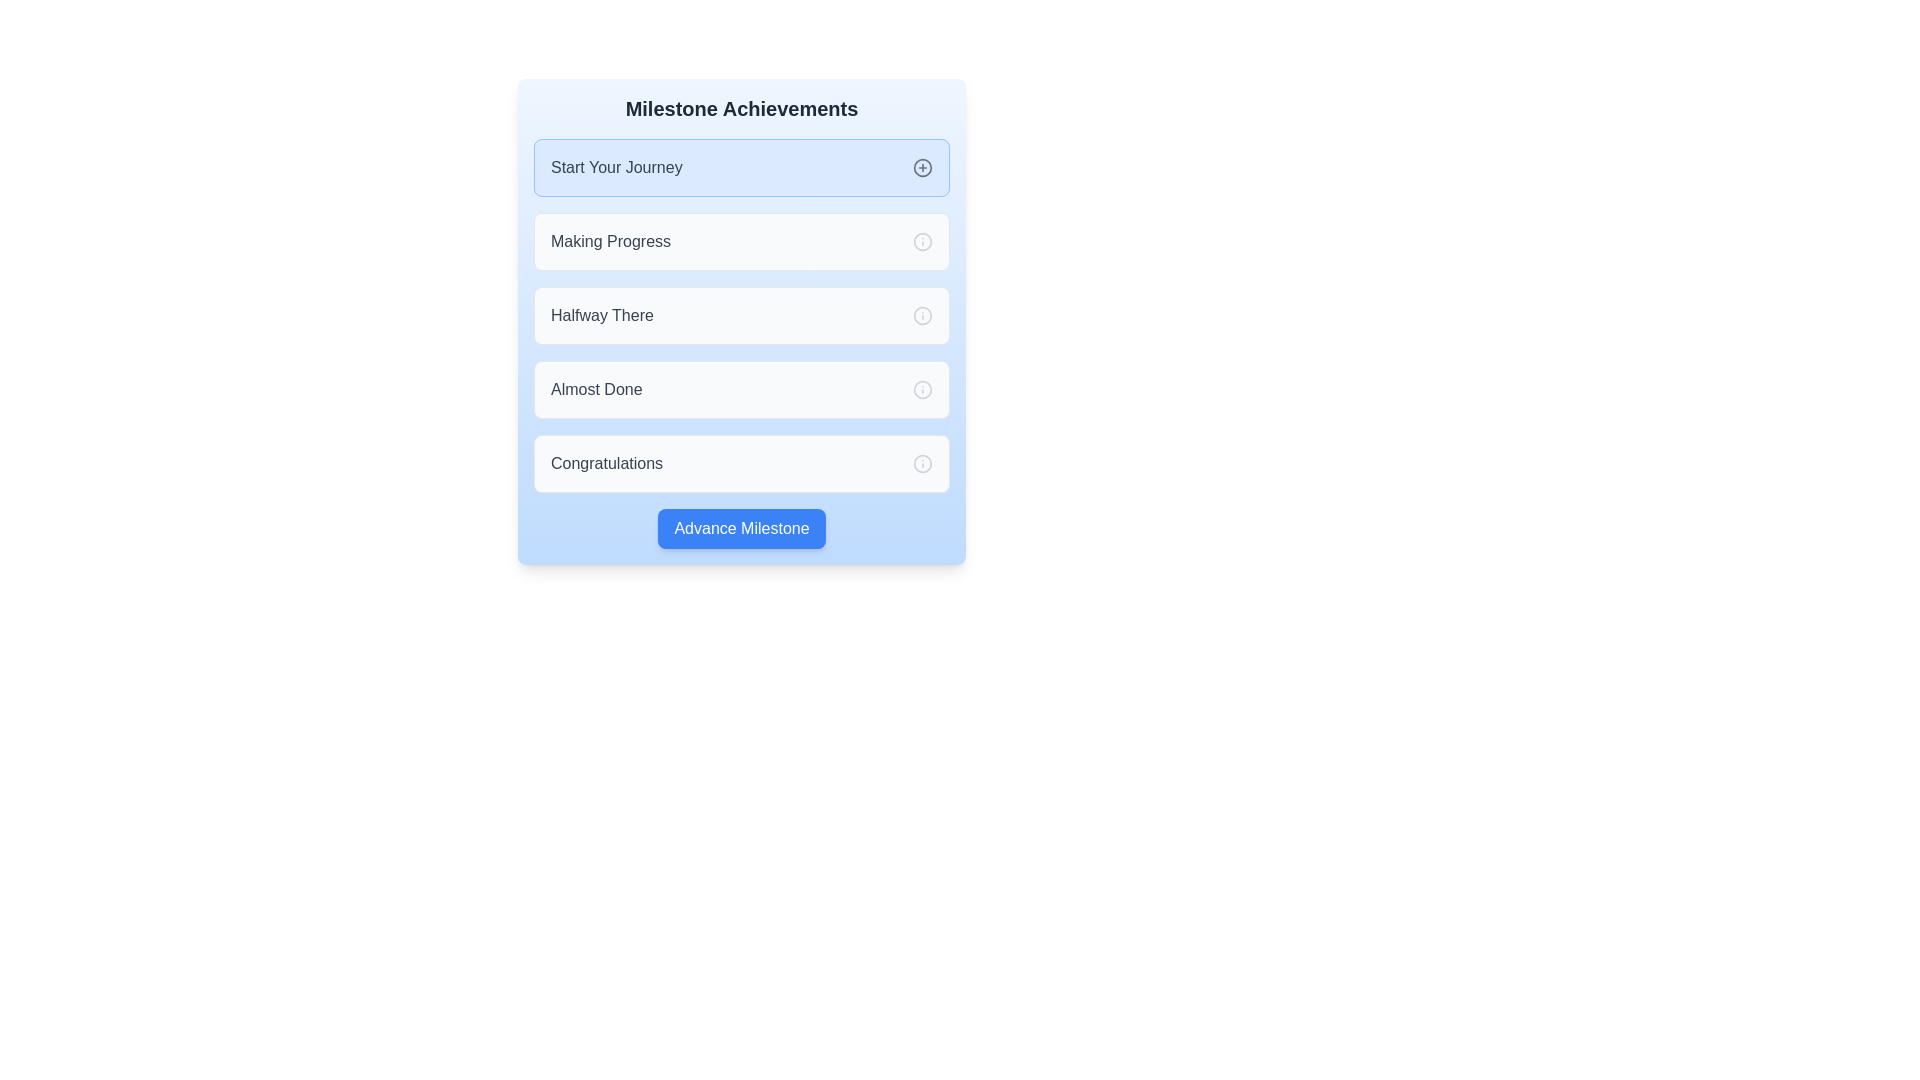  I want to click on the circular light gray information icon located to the right of the 'Almost Done' text, so click(921, 389).